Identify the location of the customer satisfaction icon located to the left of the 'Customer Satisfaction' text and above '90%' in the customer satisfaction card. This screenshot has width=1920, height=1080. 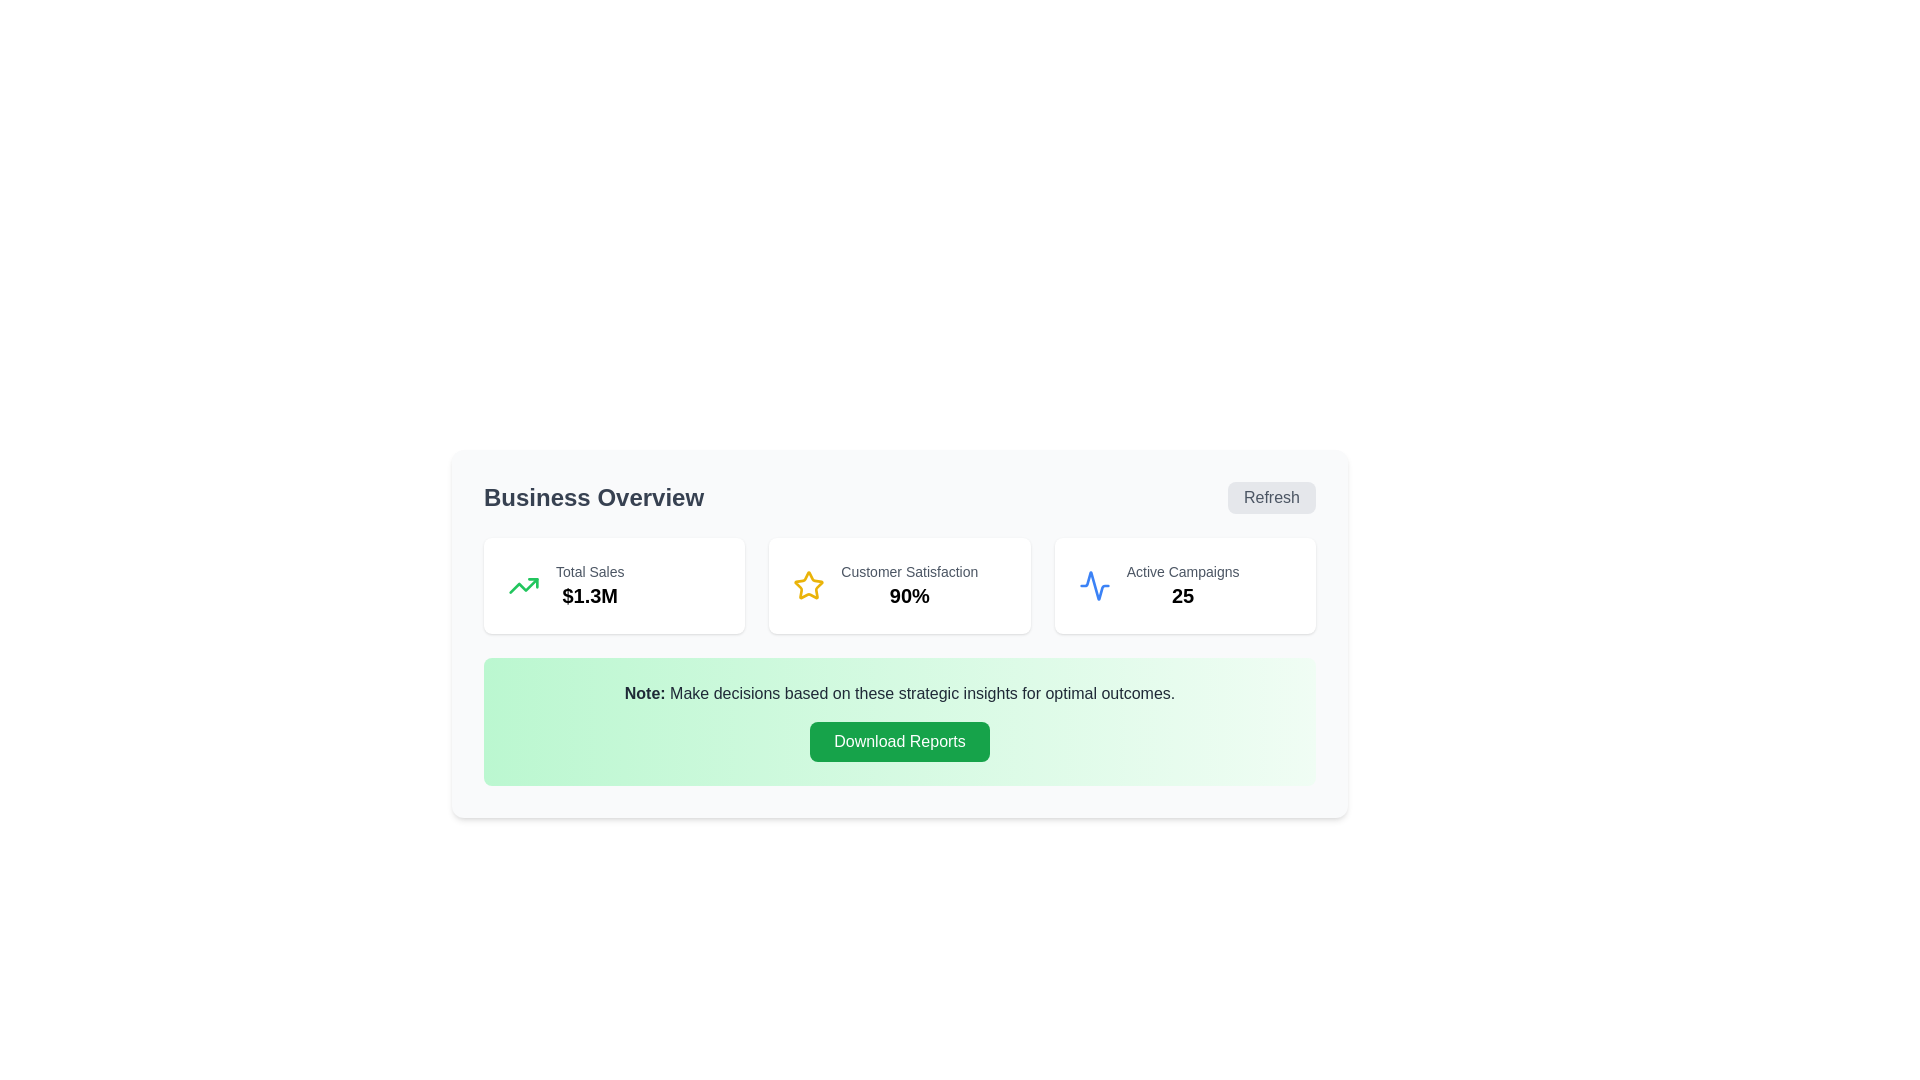
(809, 585).